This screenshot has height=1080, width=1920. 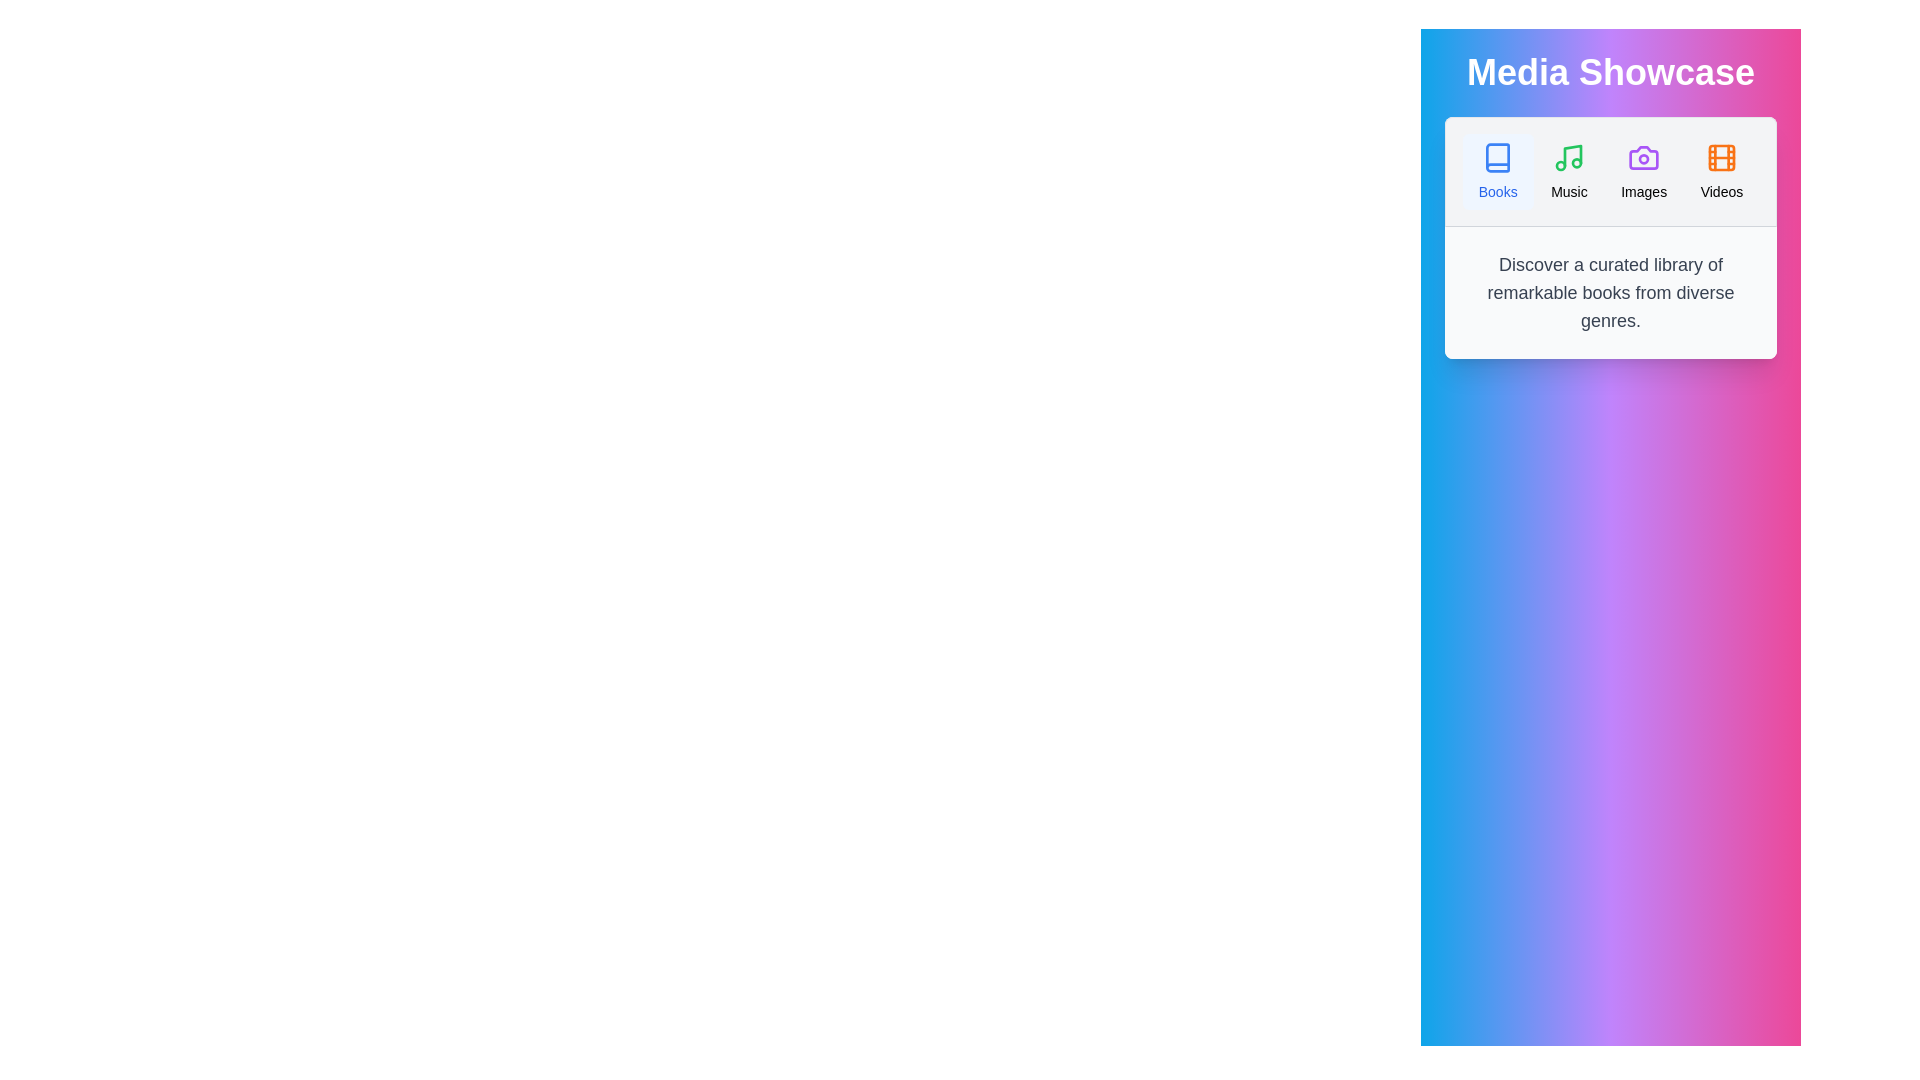 I want to click on the media category Images by clicking its icon, so click(x=1643, y=171).